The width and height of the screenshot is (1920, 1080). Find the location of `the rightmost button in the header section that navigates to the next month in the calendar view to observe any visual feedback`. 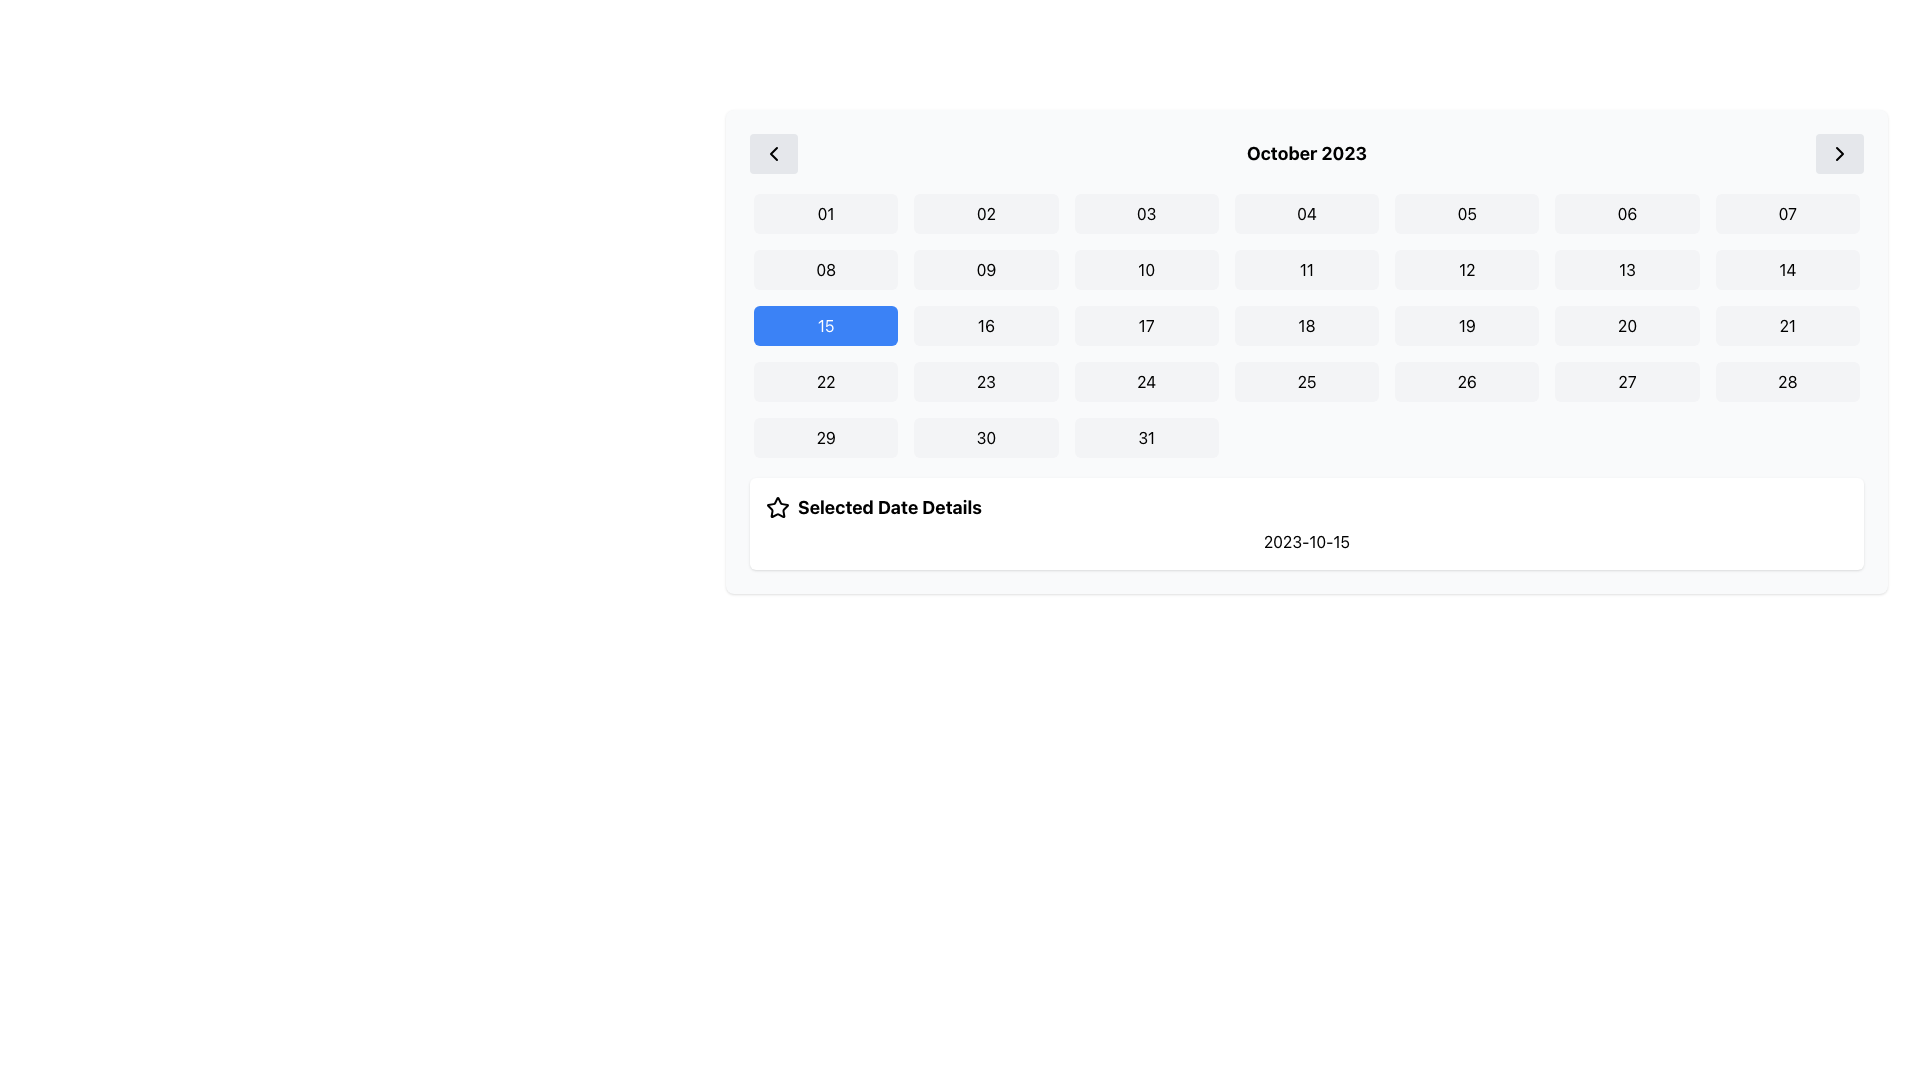

the rightmost button in the header section that navigates to the next month in the calendar view to observe any visual feedback is located at coordinates (1839, 153).